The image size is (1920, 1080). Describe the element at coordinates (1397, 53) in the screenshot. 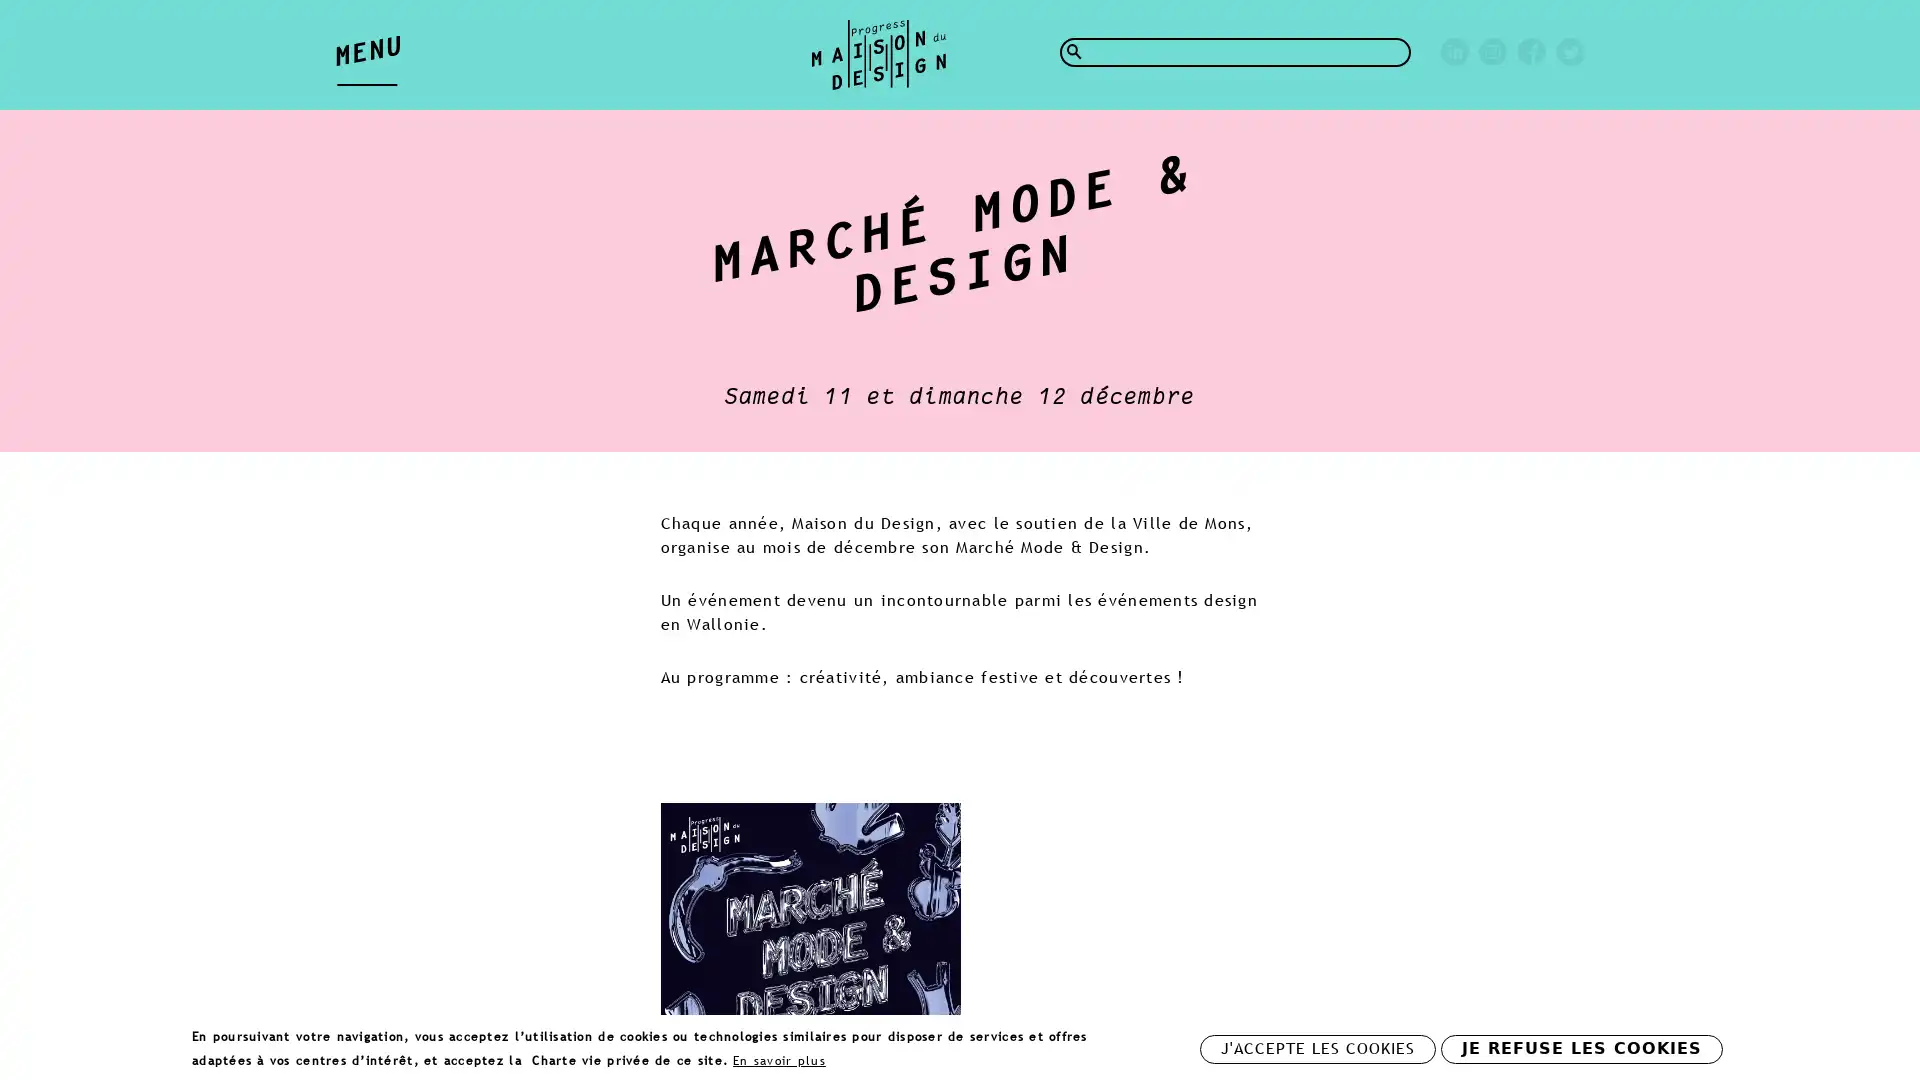

I see `Rechercher` at that location.